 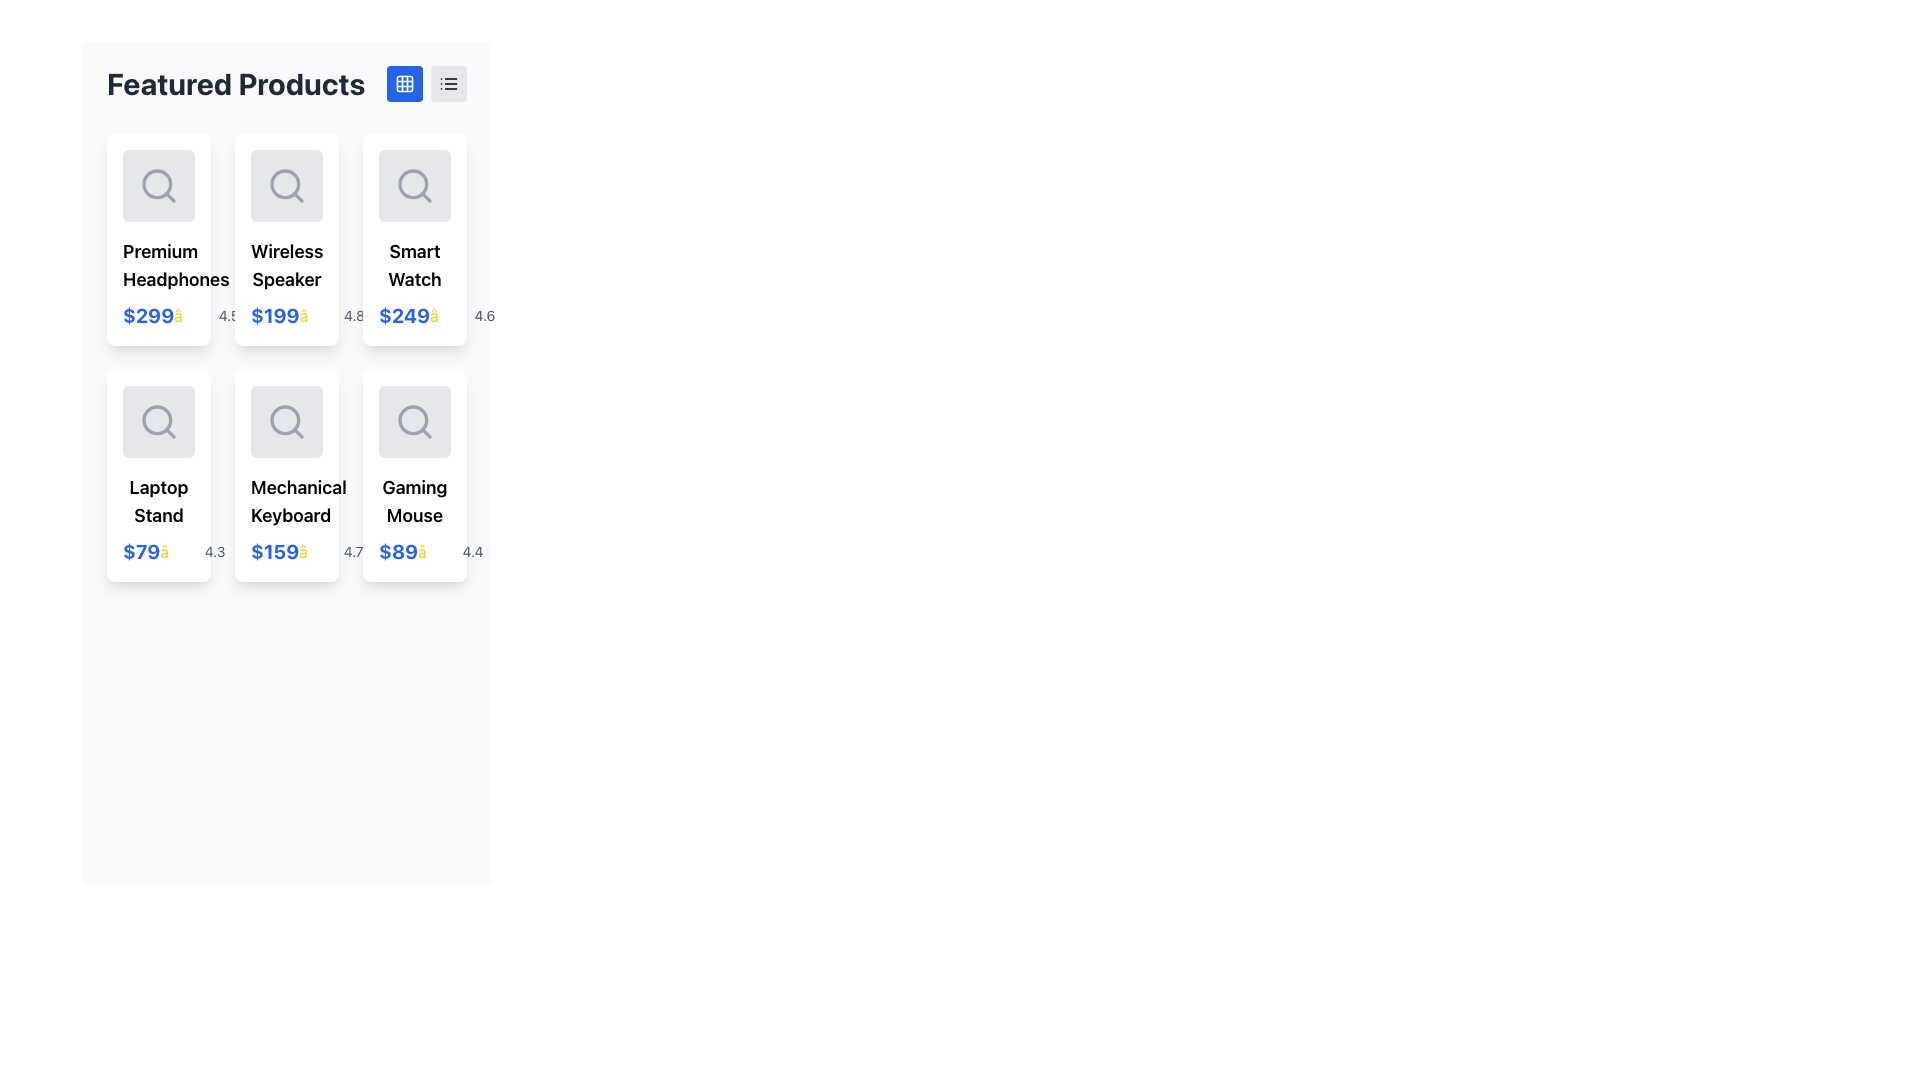 I want to click on the search icon located at the top of the 'Premium Headphones' product card in the 'Featured Products' section, so click(x=157, y=185).